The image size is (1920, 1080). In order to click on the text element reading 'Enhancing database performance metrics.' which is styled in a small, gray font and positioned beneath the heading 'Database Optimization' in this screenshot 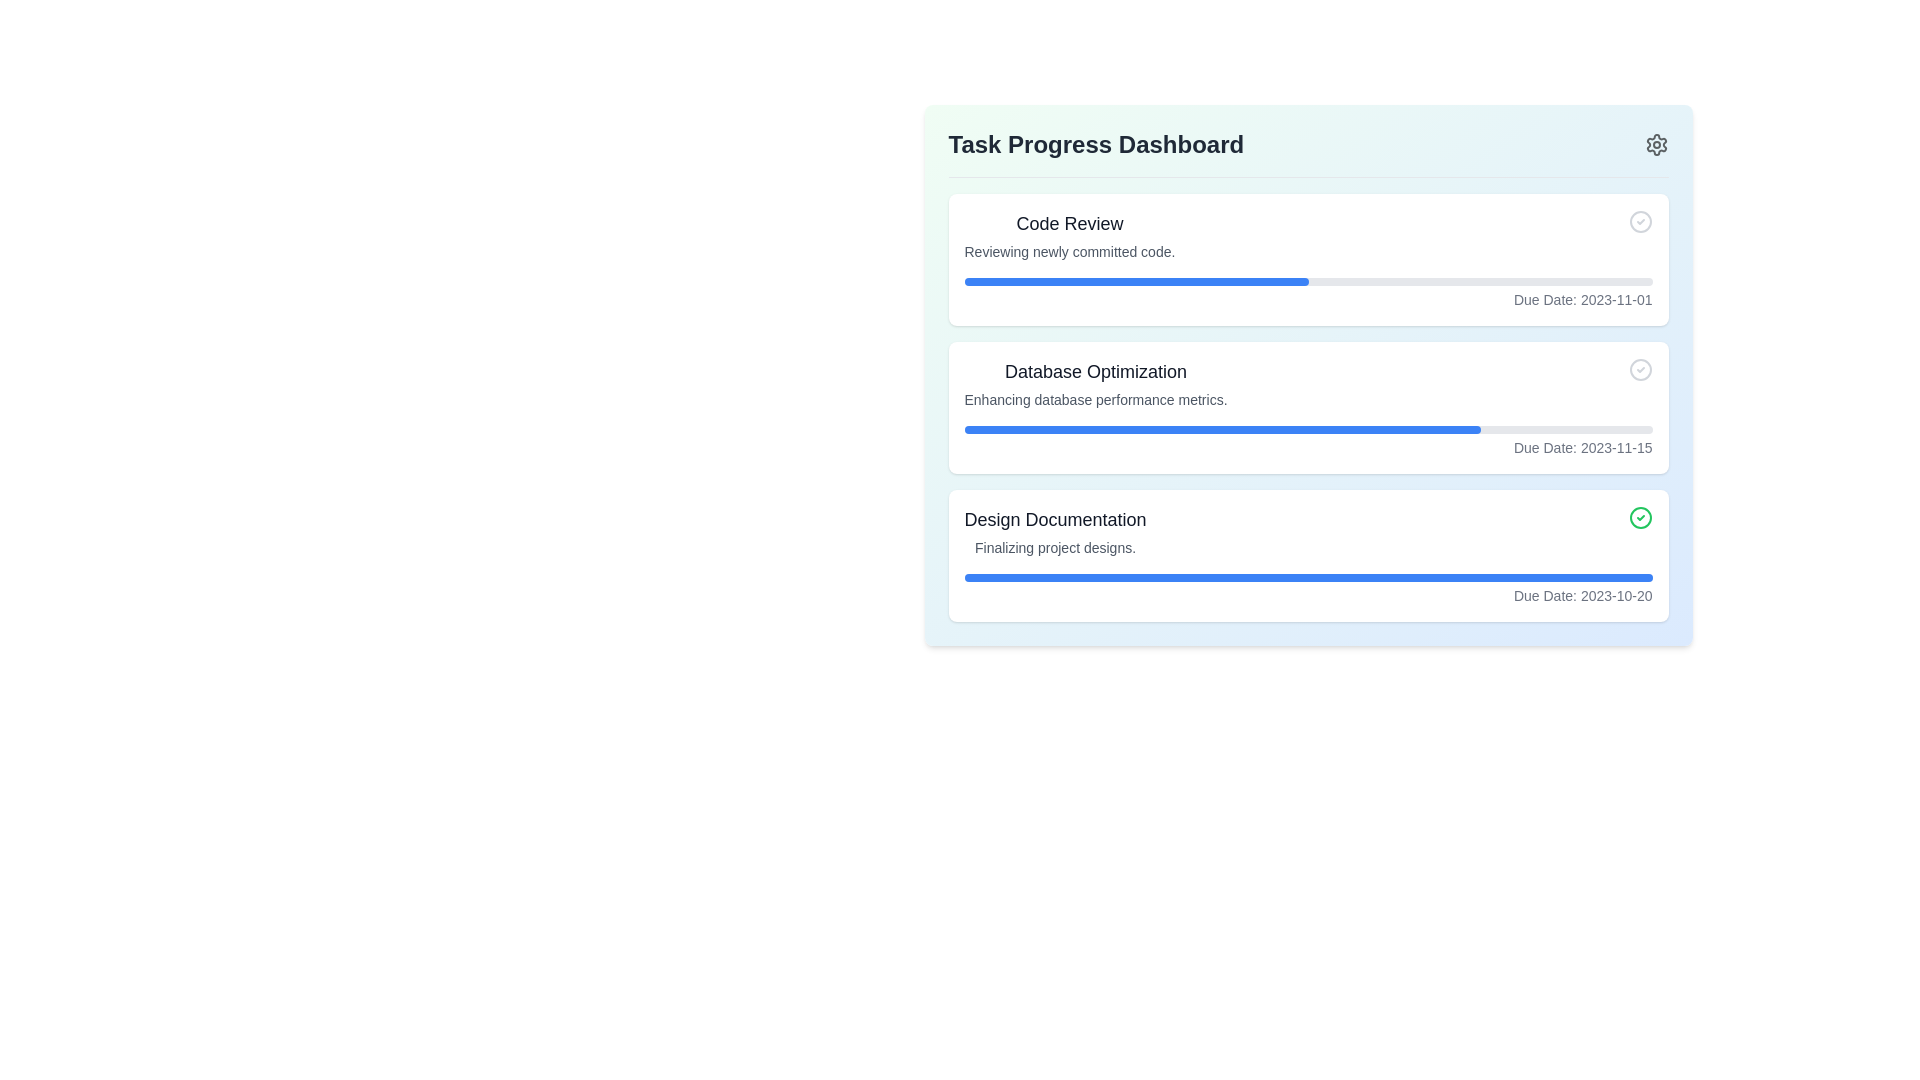, I will do `click(1094, 400)`.